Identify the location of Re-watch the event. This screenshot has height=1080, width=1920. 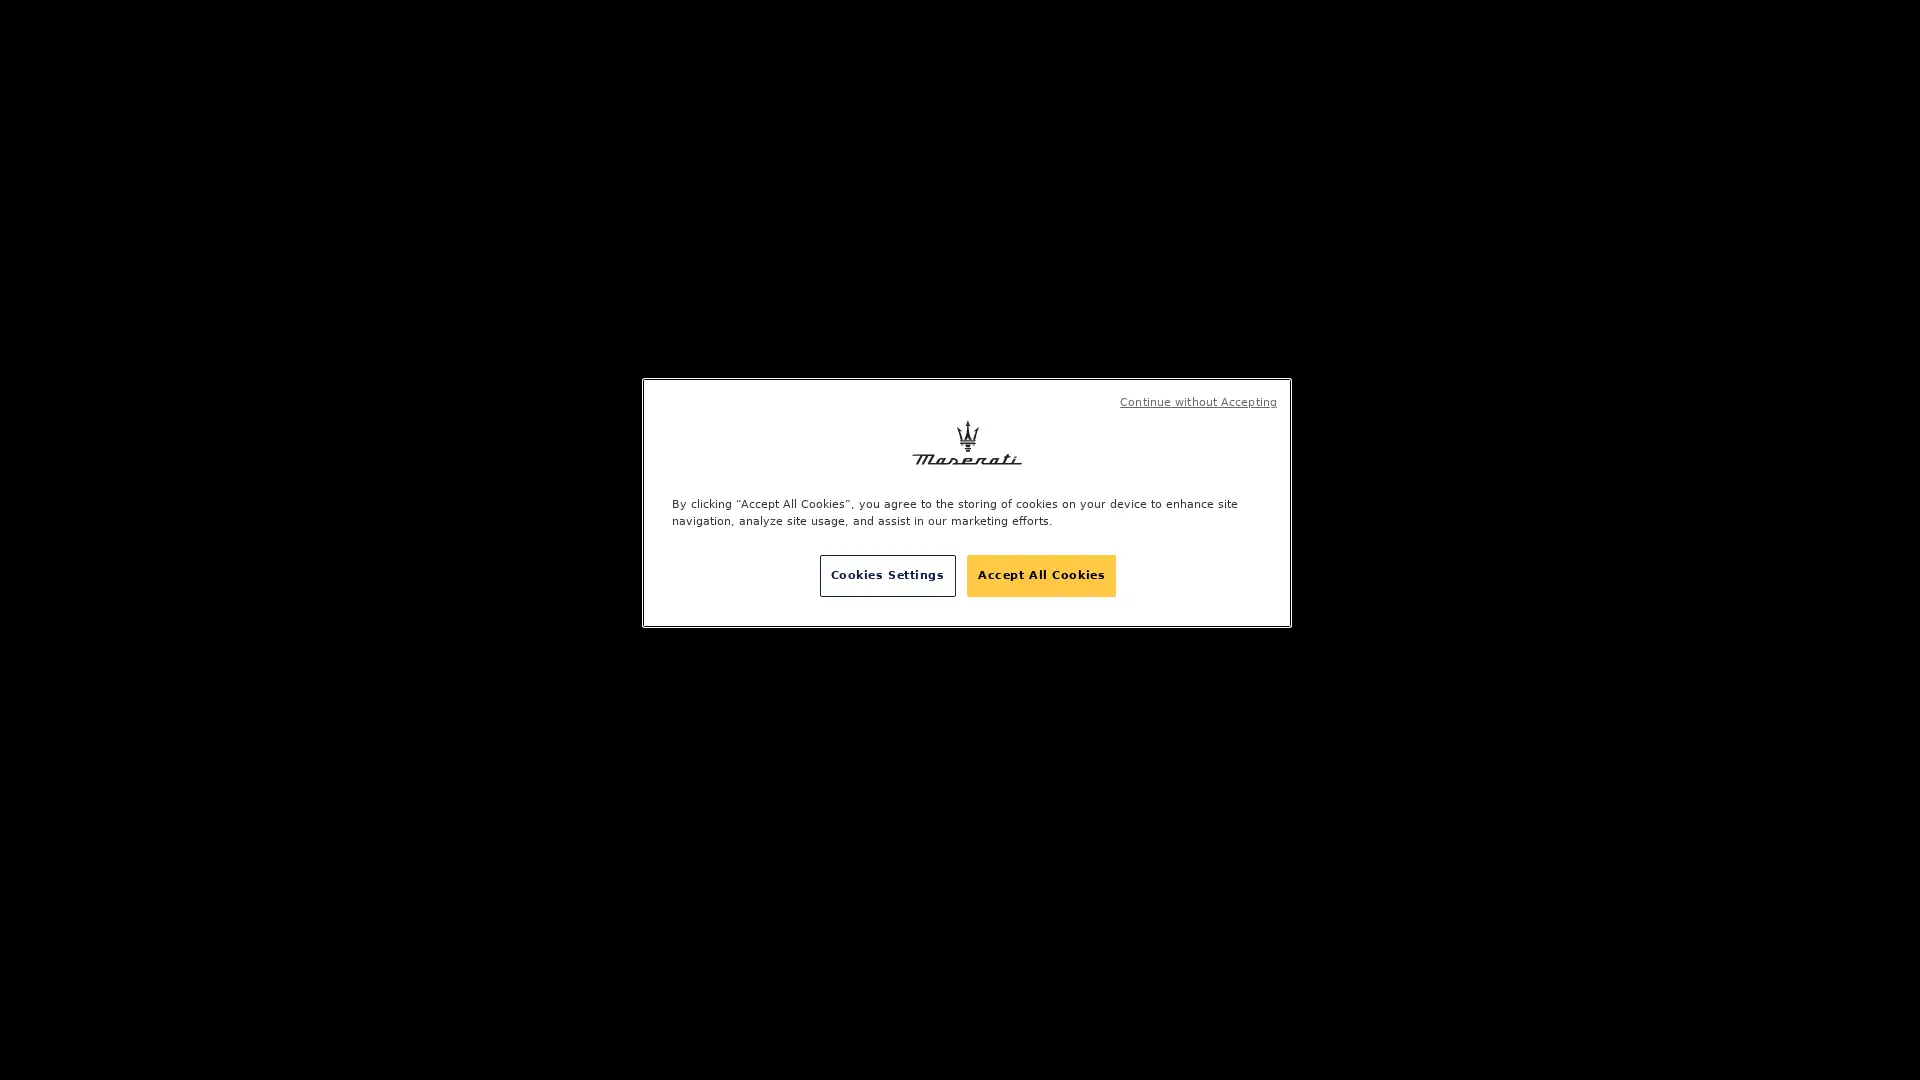
(1146, 540).